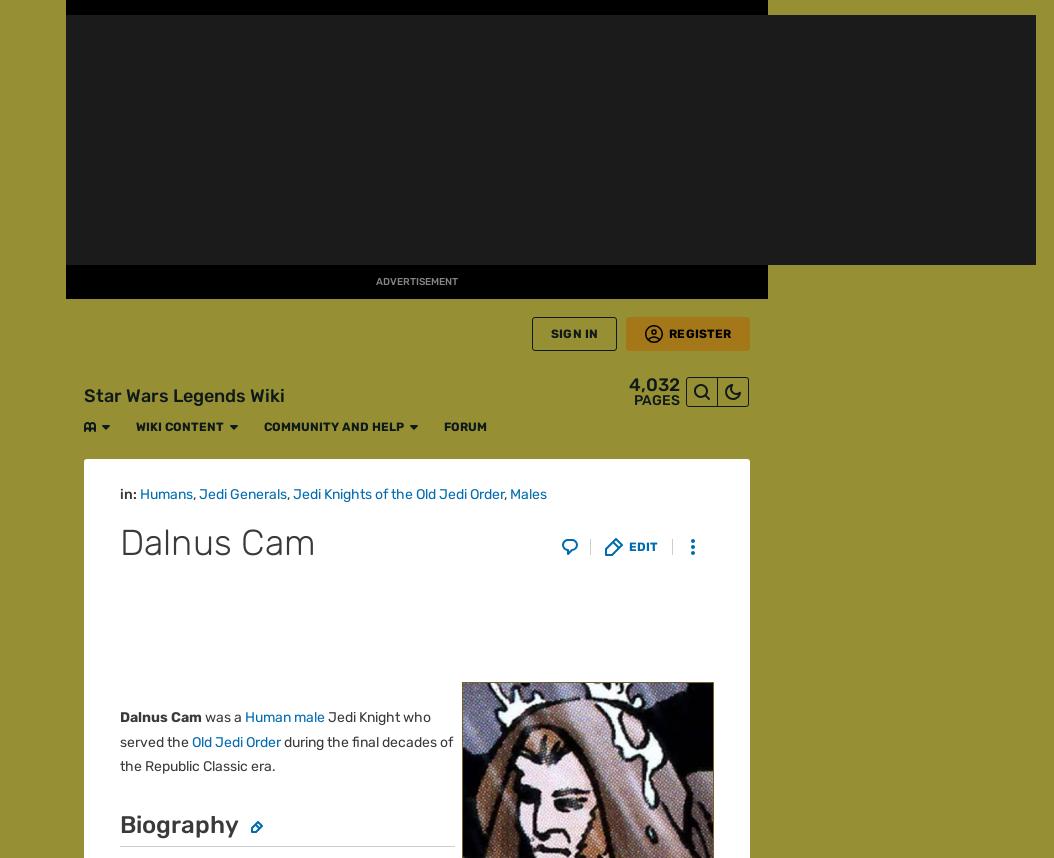  I want to click on 'What is Fandom?', so click(137, 720).